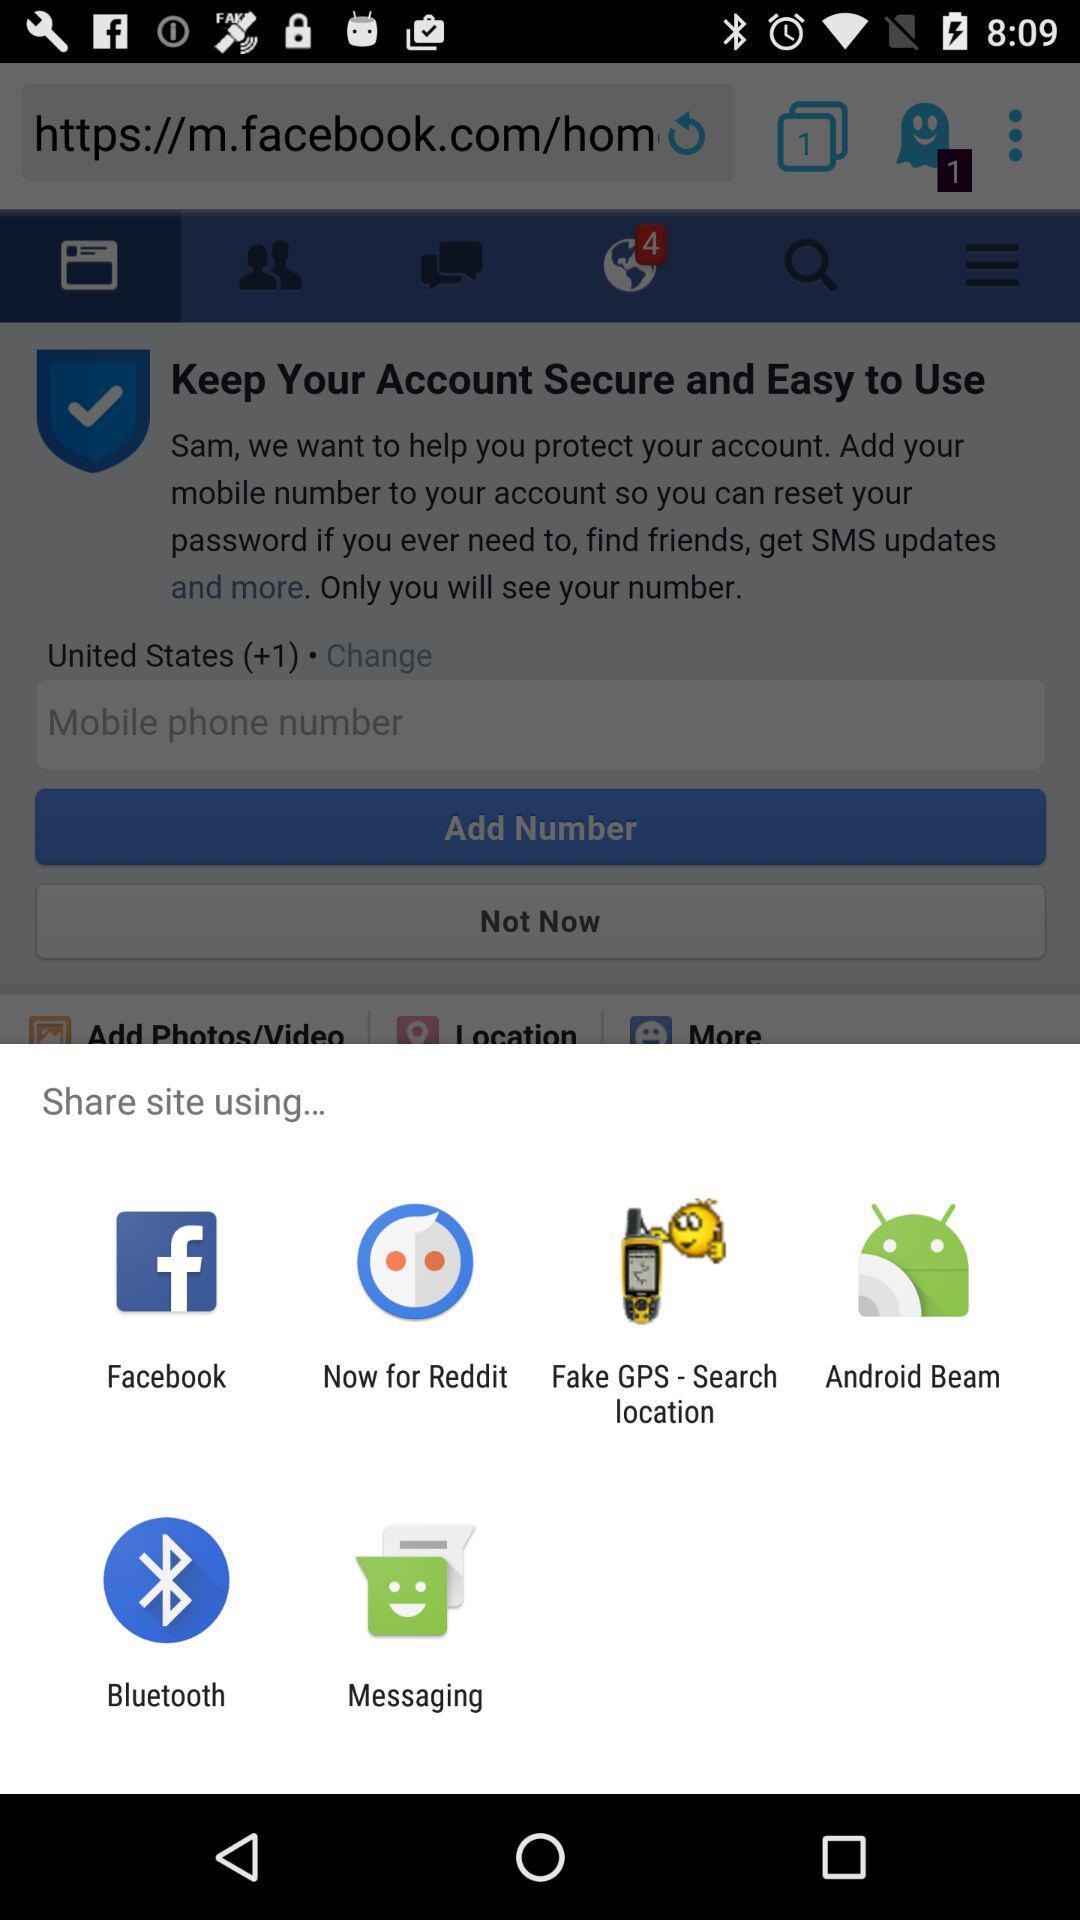 Image resolution: width=1080 pixels, height=1920 pixels. What do you see at coordinates (913, 1392) in the screenshot?
I see `icon next to fake gps search item` at bounding box center [913, 1392].